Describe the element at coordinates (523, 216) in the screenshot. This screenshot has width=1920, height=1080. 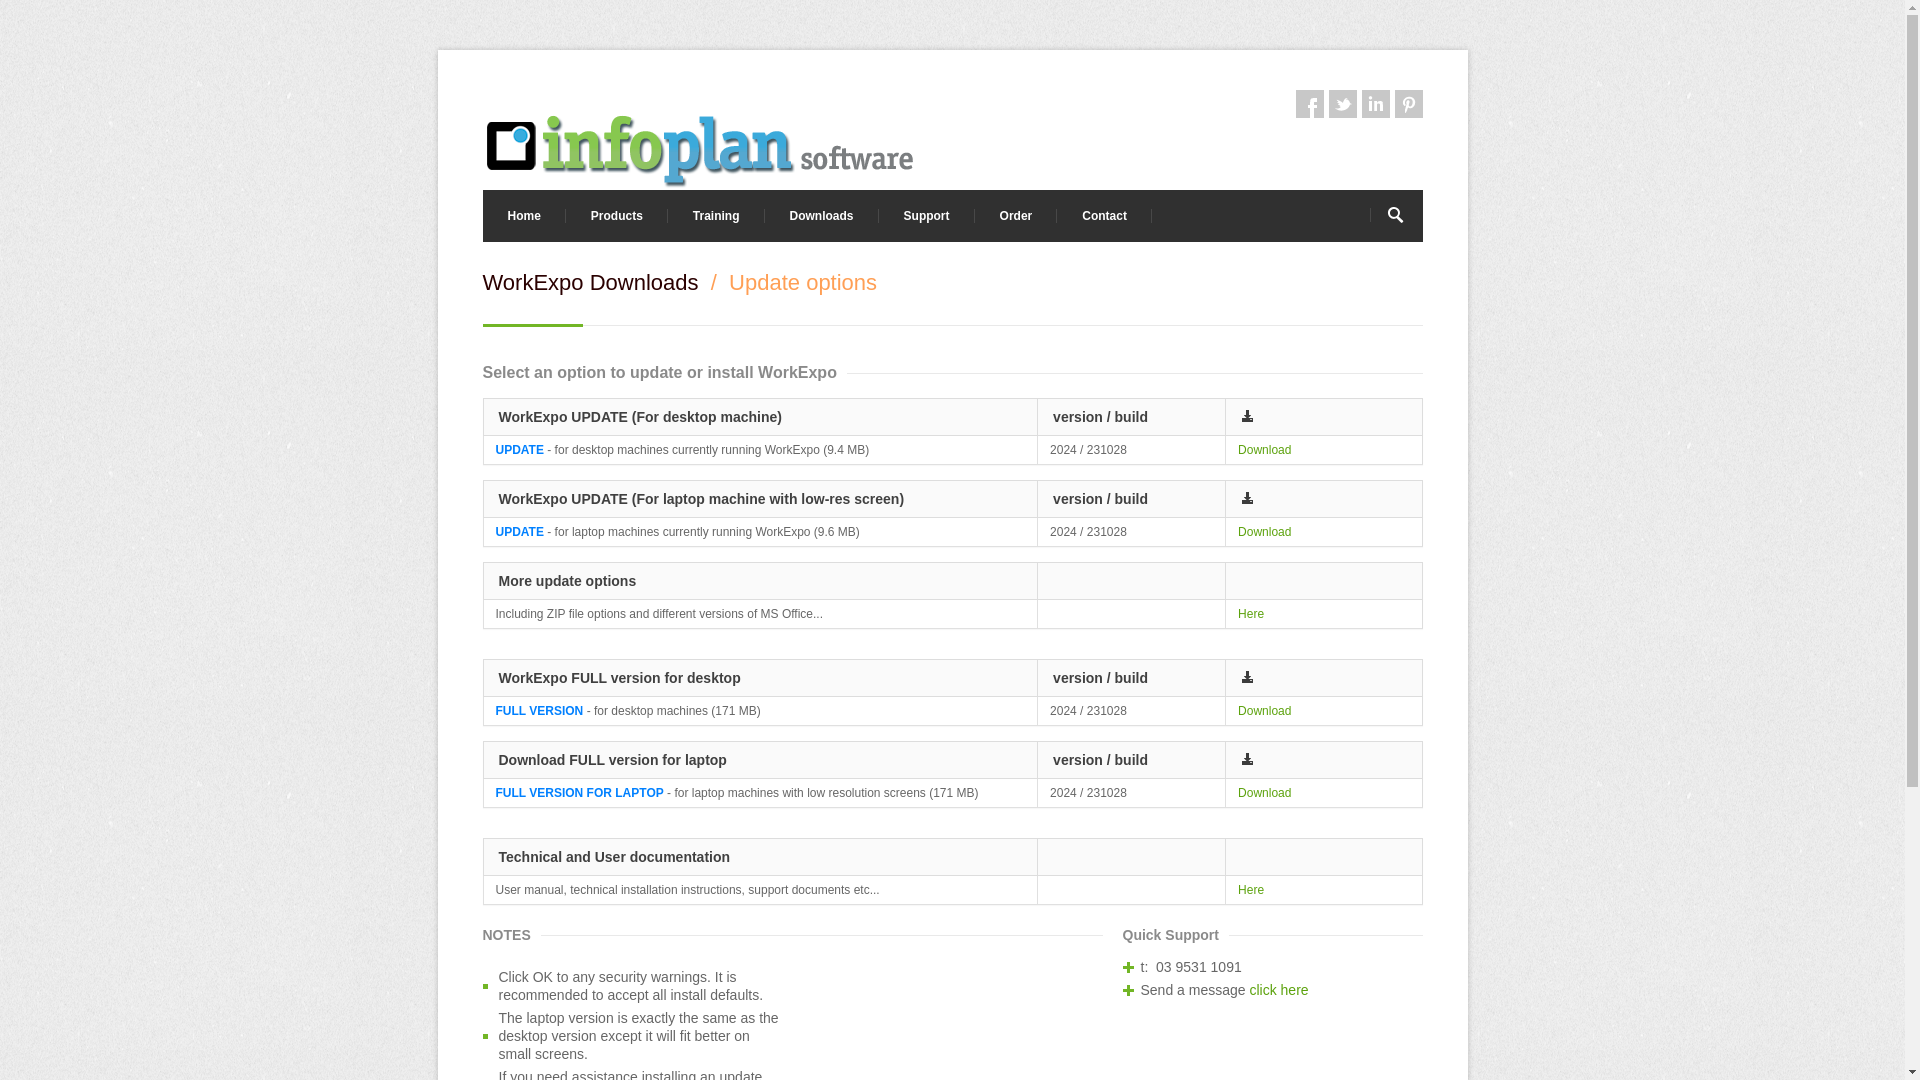
I see `'Home'` at that location.